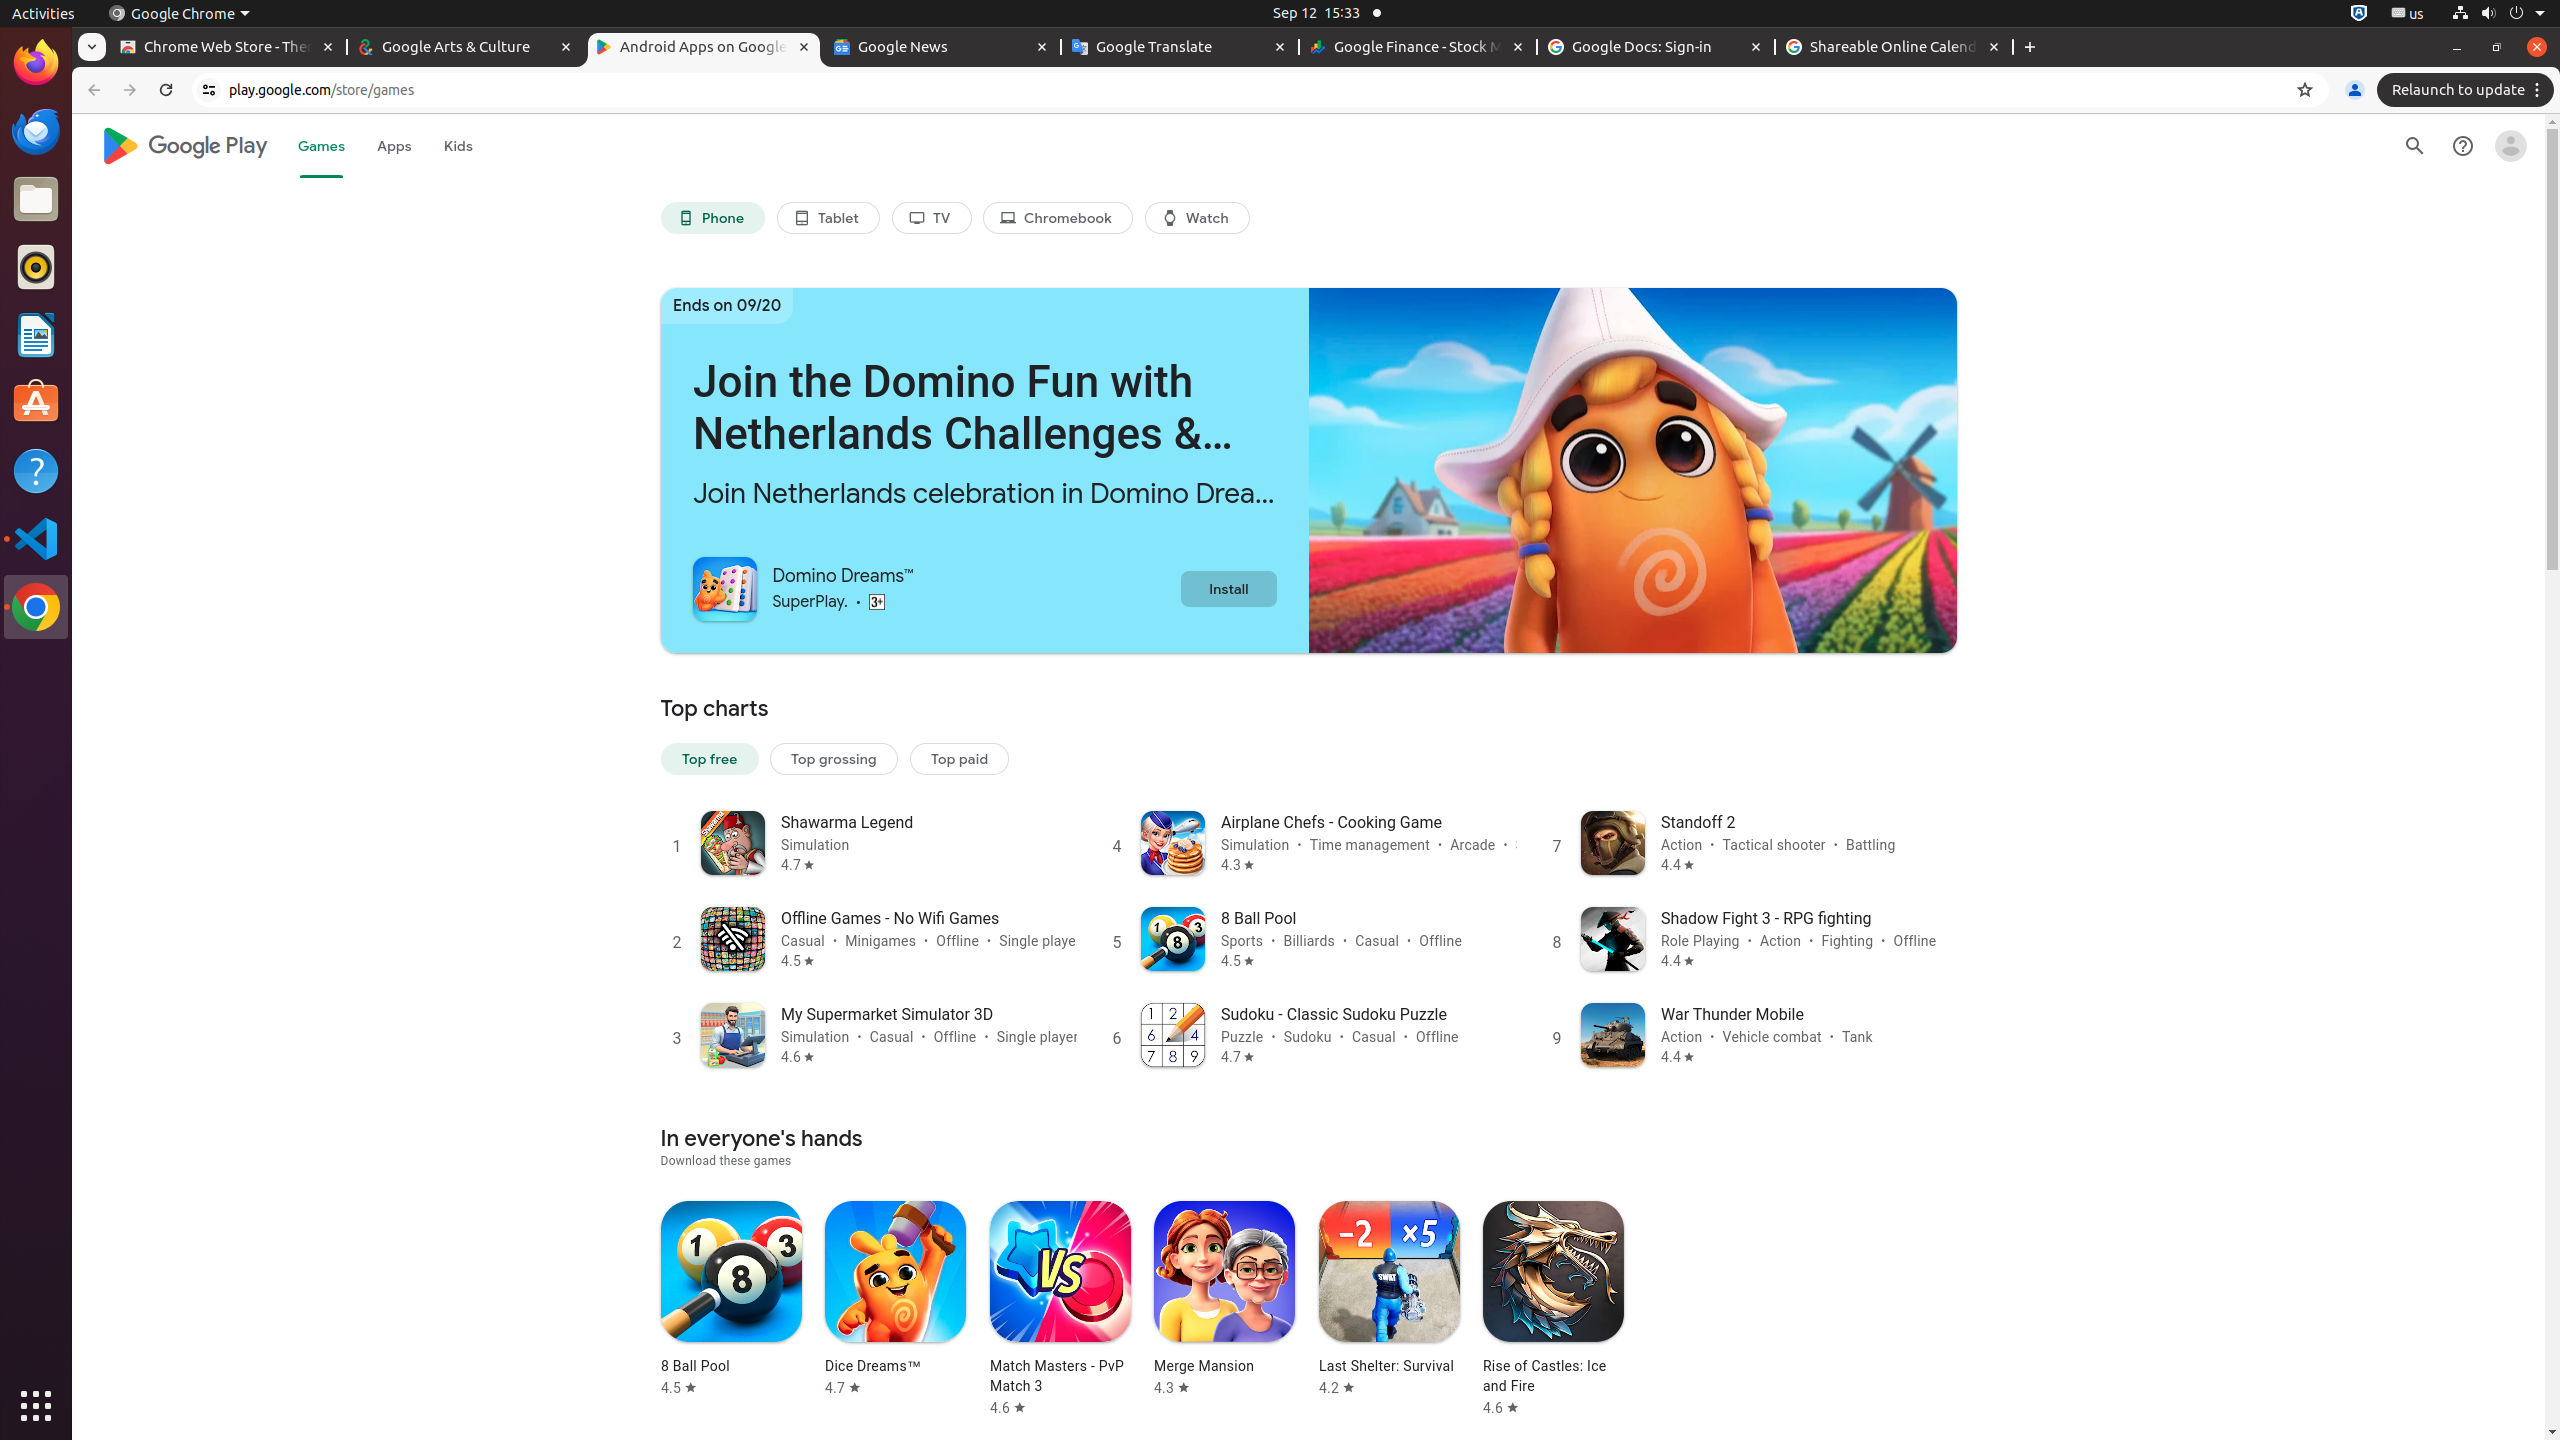  I want to click on 'Relaunch to update', so click(2467, 89).